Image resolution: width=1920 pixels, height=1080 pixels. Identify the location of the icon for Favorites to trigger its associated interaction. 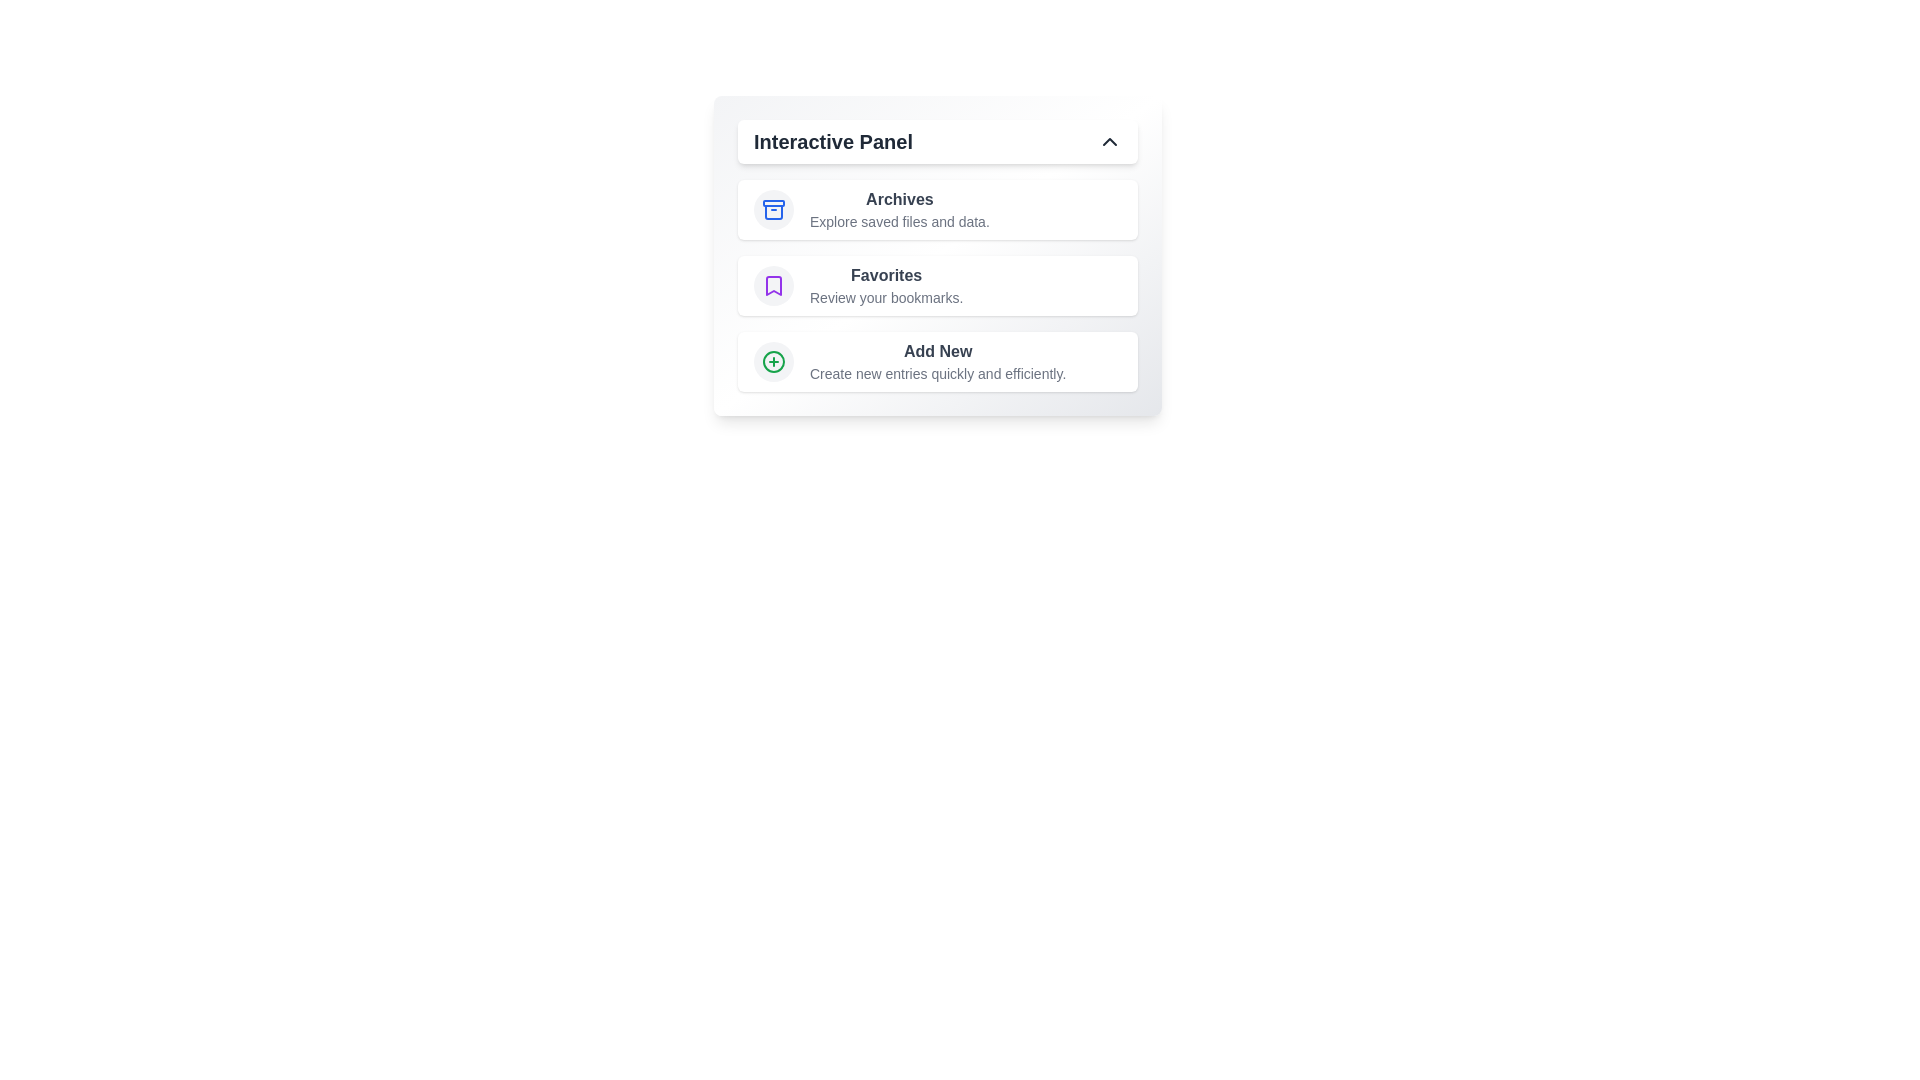
(772, 285).